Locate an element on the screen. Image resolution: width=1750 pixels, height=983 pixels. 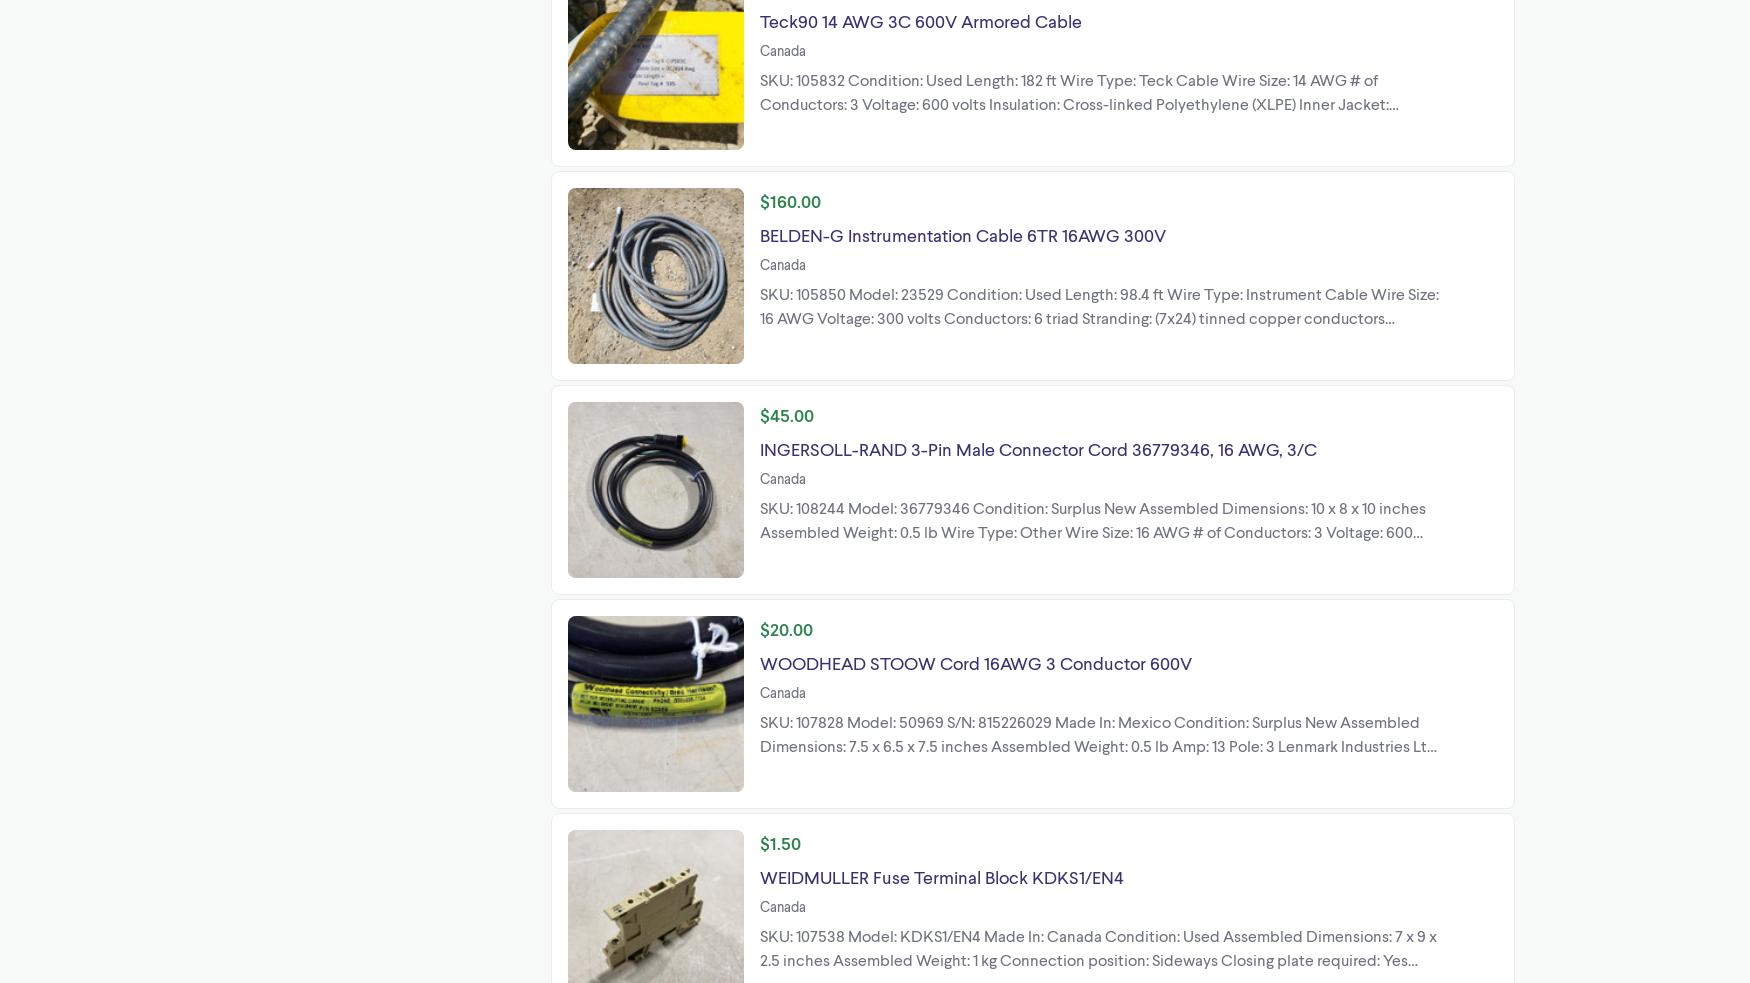
'$20.00' is located at coordinates (785, 628).